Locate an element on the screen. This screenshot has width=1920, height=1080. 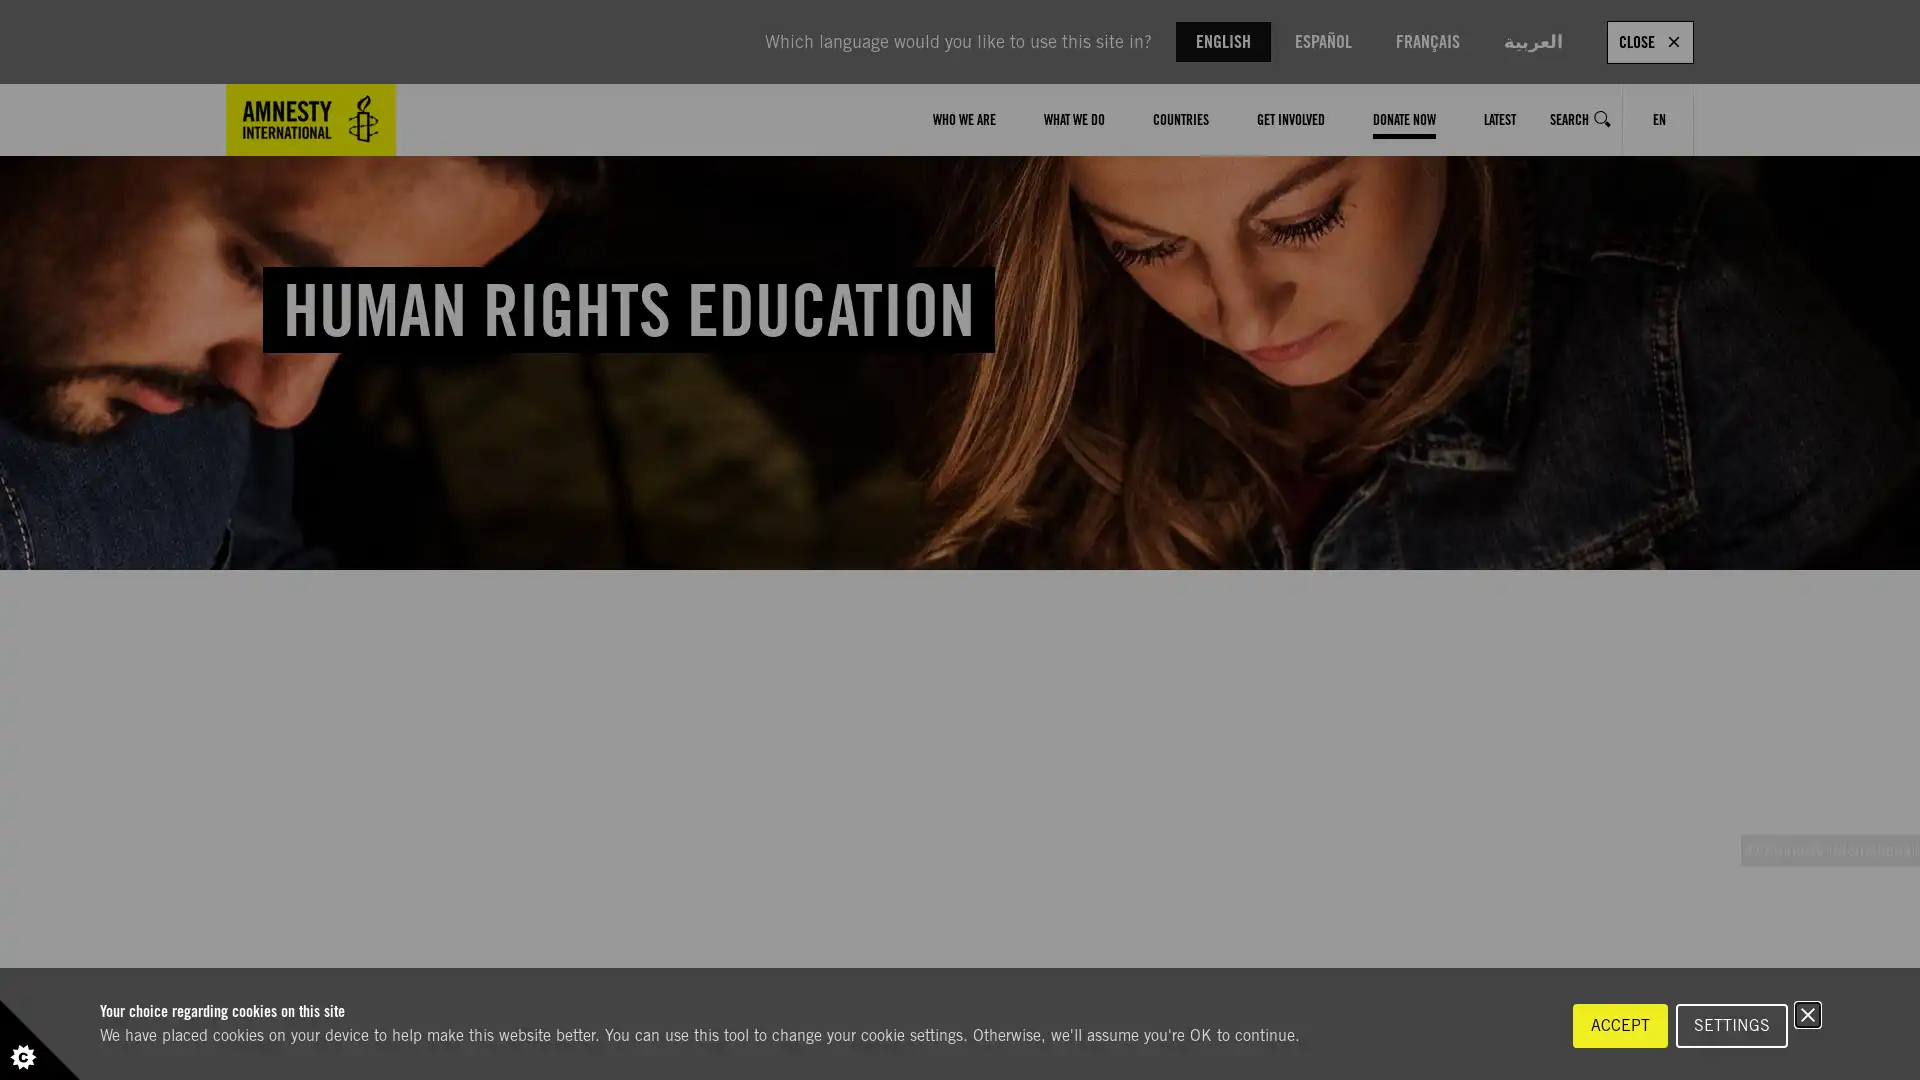
Show search form is located at coordinates (1603, 119).